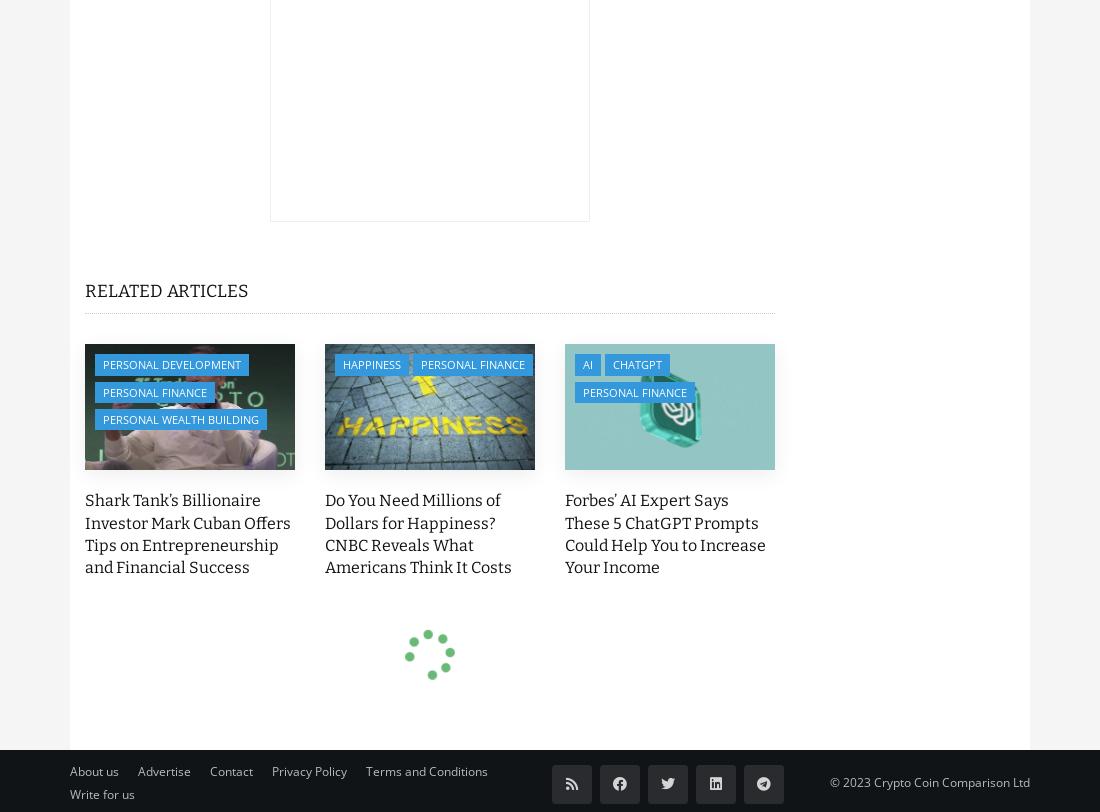 This screenshot has width=1100, height=812. Describe the element at coordinates (637, 364) in the screenshot. I see `'ChatGPT'` at that location.